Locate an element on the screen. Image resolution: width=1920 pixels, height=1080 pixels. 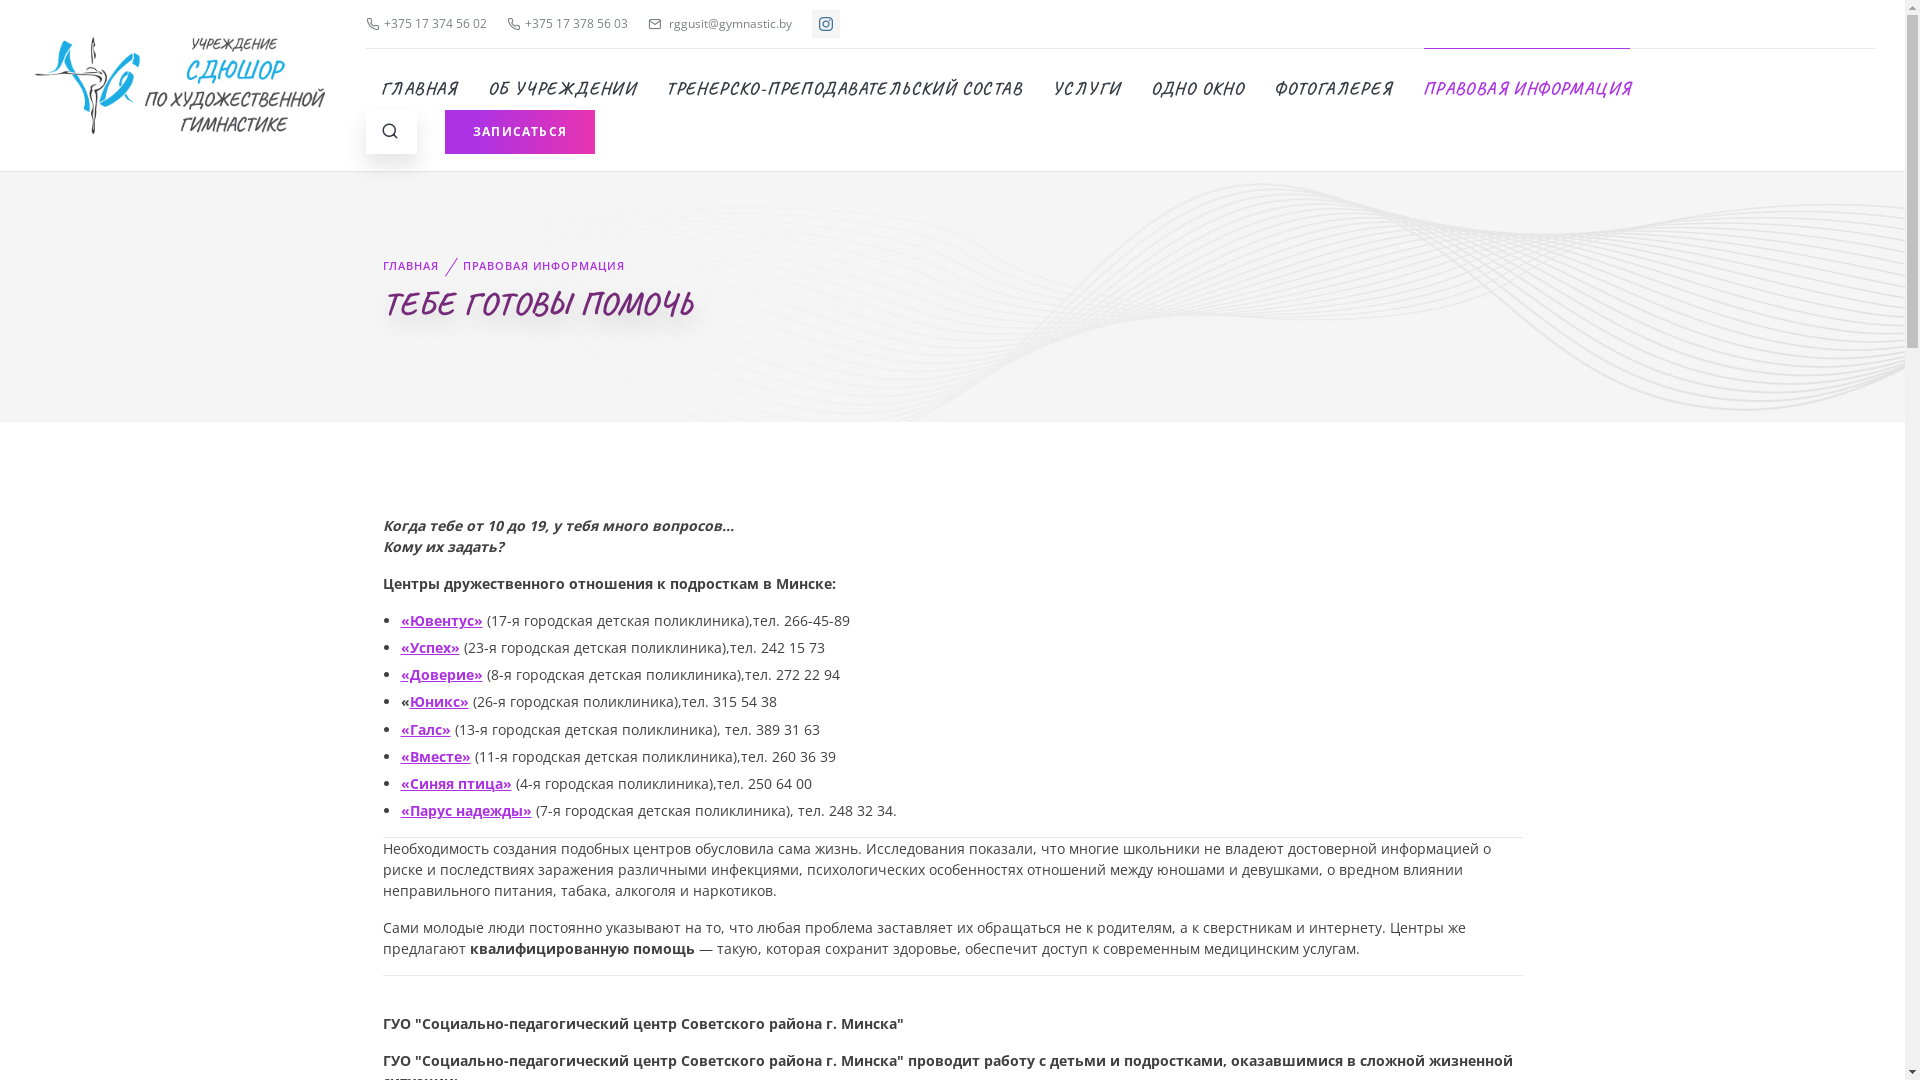
'+375 17 374 56 02' is located at coordinates (365, 23).